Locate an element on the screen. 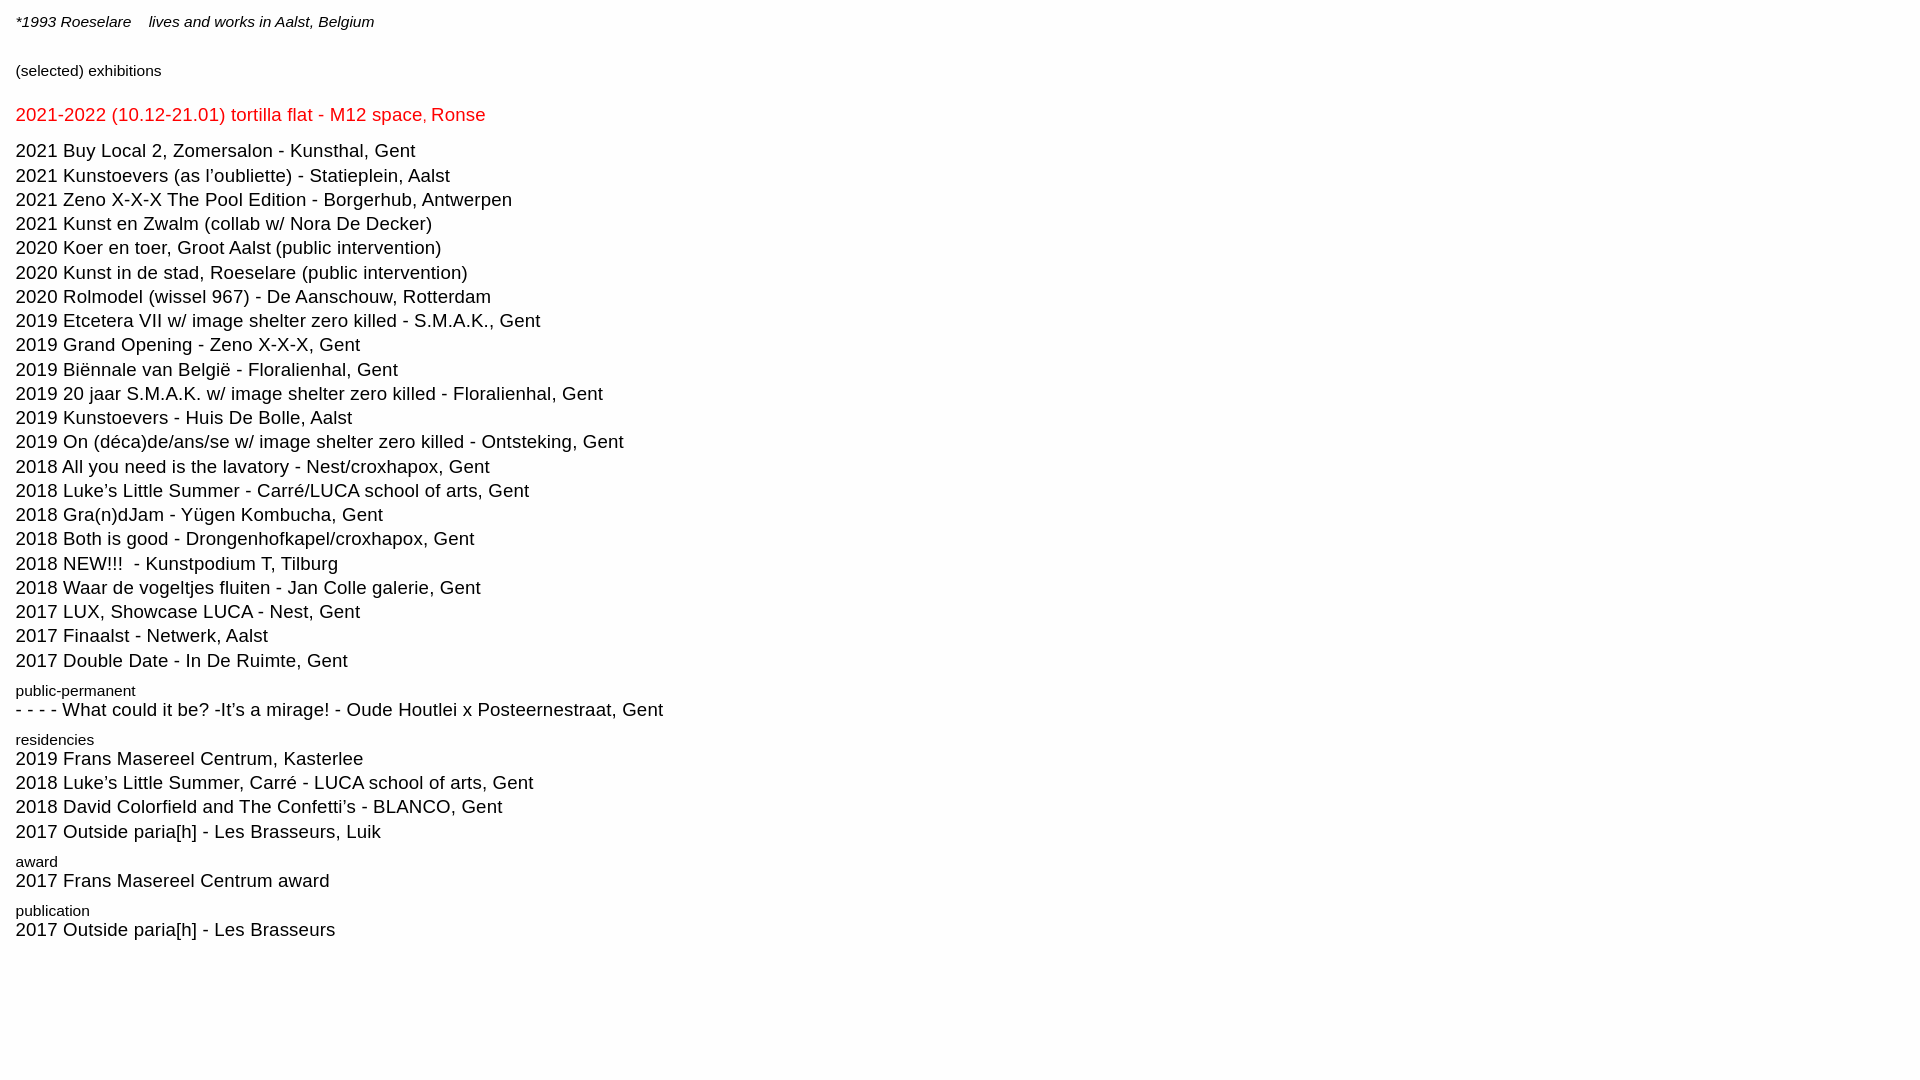 Image resolution: width=1920 pixels, height=1080 pixels. '12 space' is located at coordinates (345, 115).